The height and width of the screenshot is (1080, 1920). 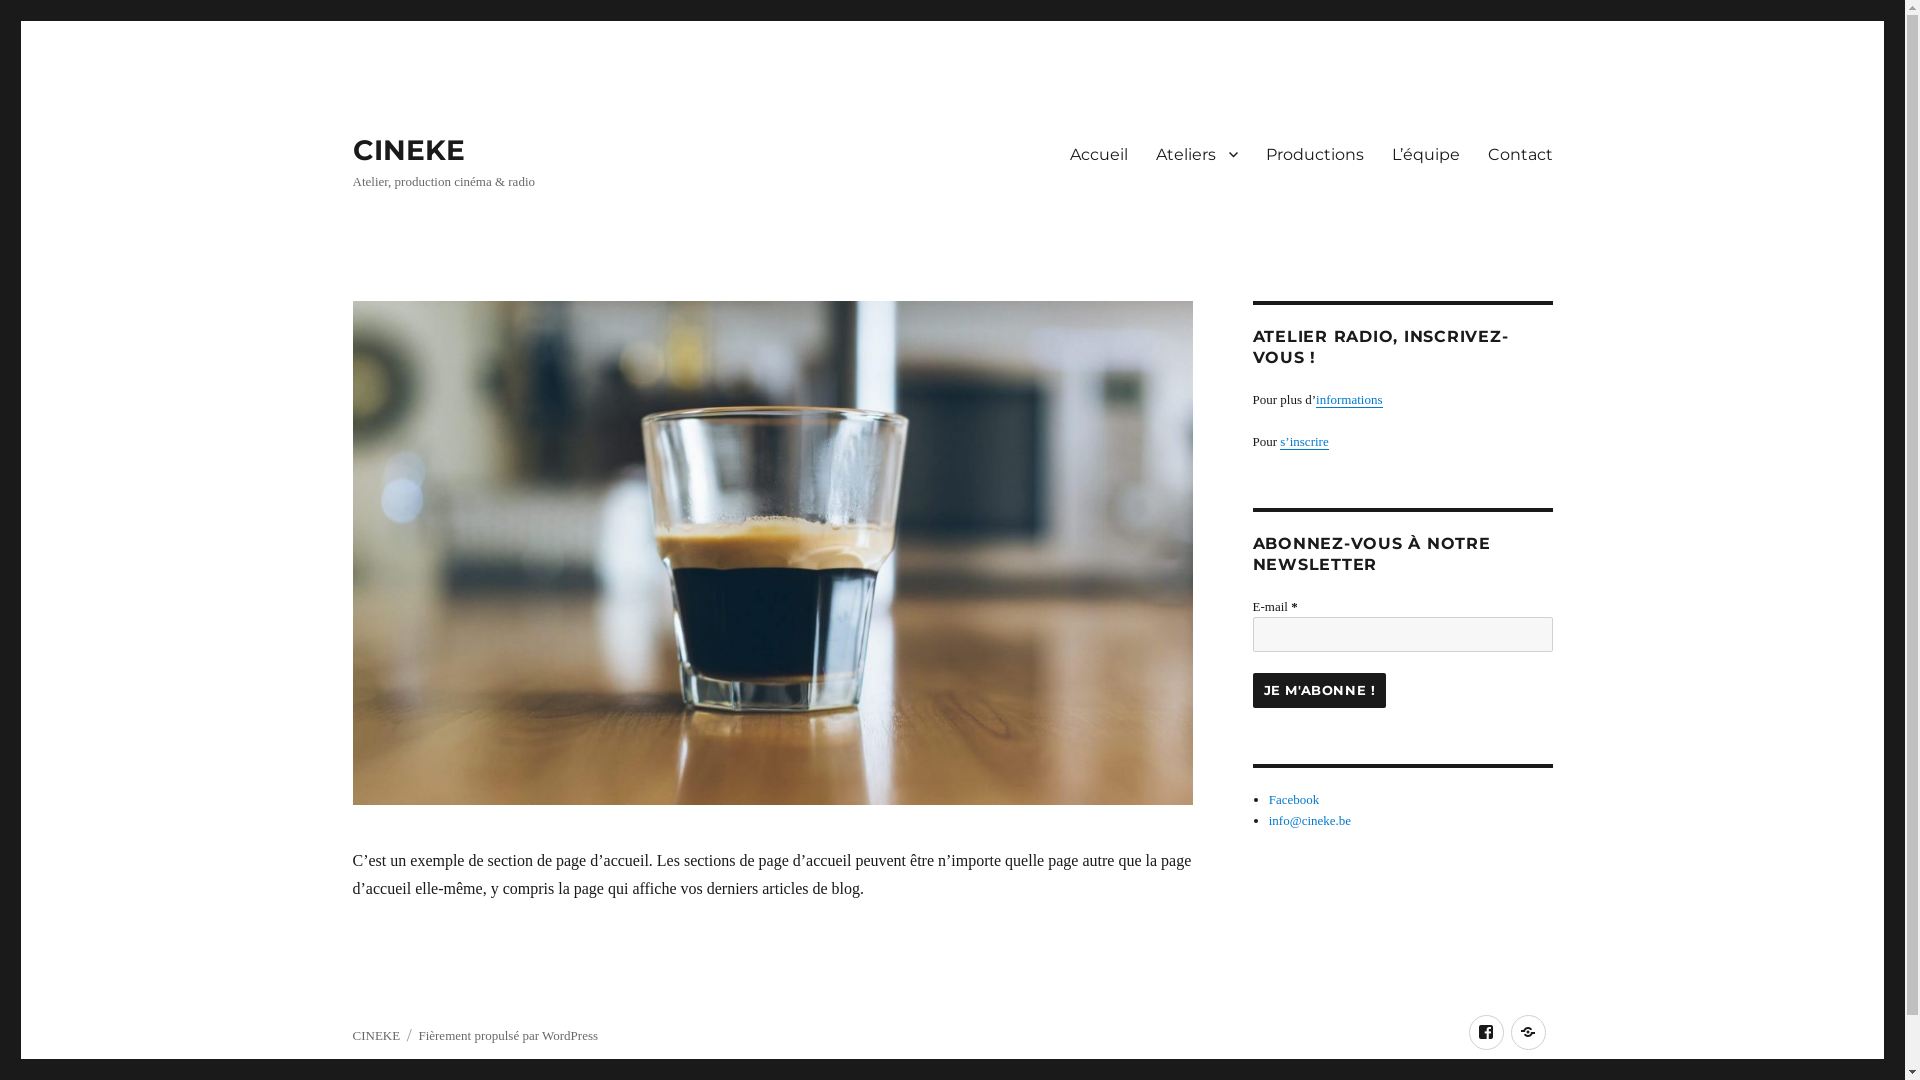 I want to click on 'CINEKE', so click(x=351, y=149).